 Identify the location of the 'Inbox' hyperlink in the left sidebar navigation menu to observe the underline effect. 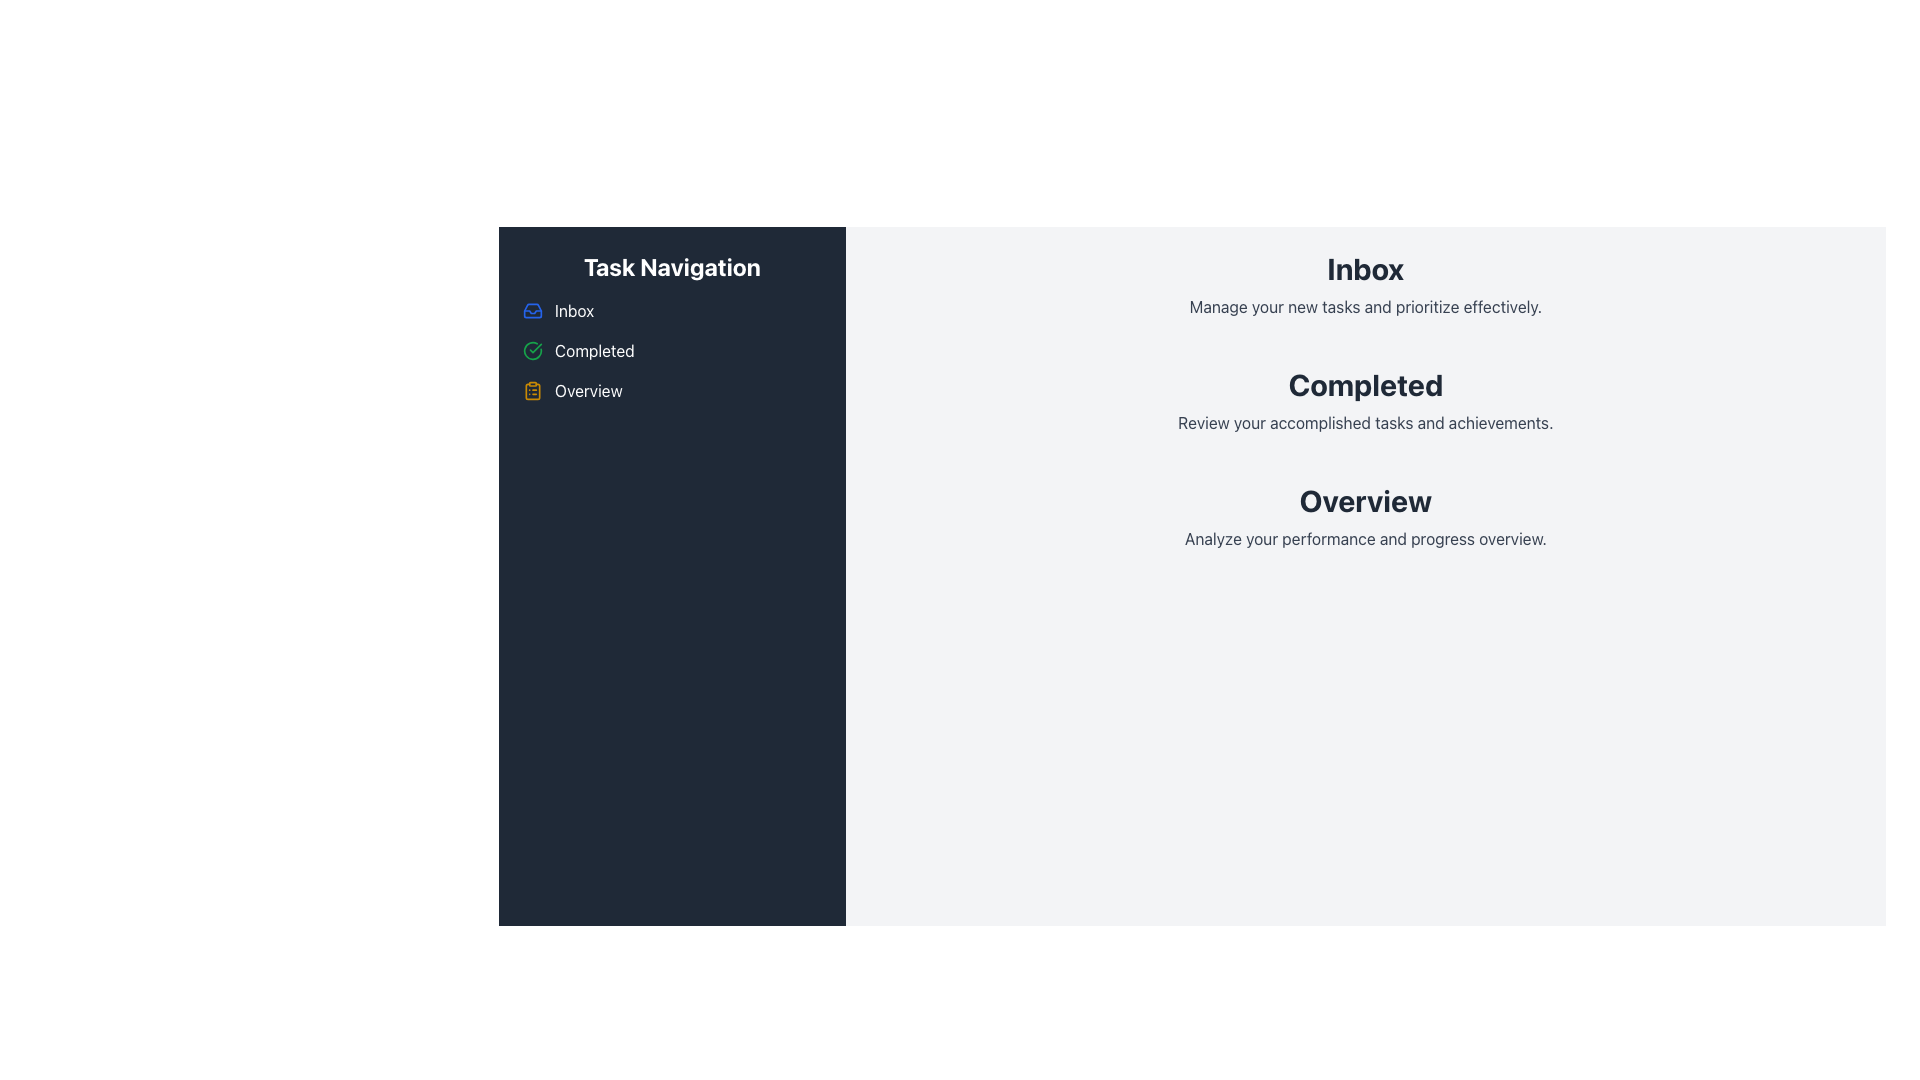
(573, 311).